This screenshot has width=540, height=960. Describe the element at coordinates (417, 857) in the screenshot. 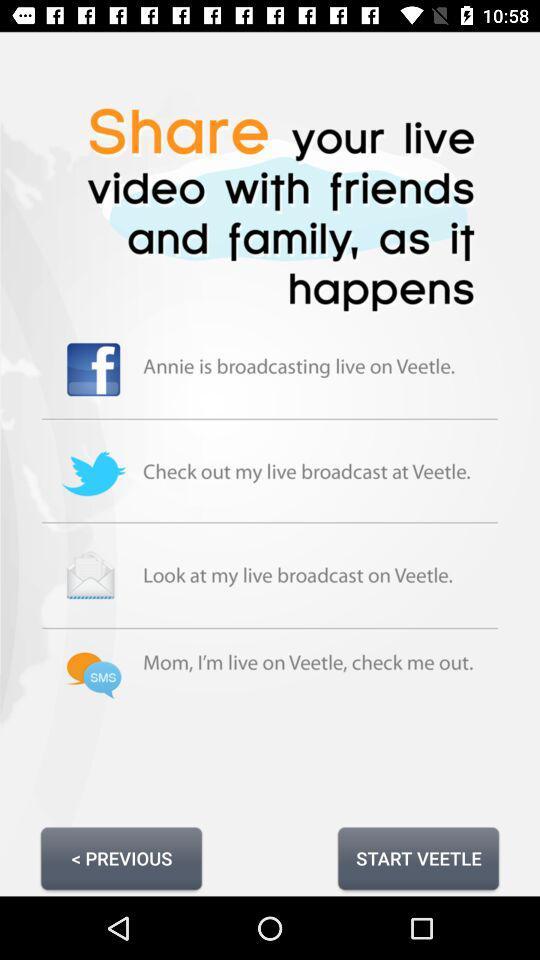

I see `the start veetle at the bottom right corner` at that location.